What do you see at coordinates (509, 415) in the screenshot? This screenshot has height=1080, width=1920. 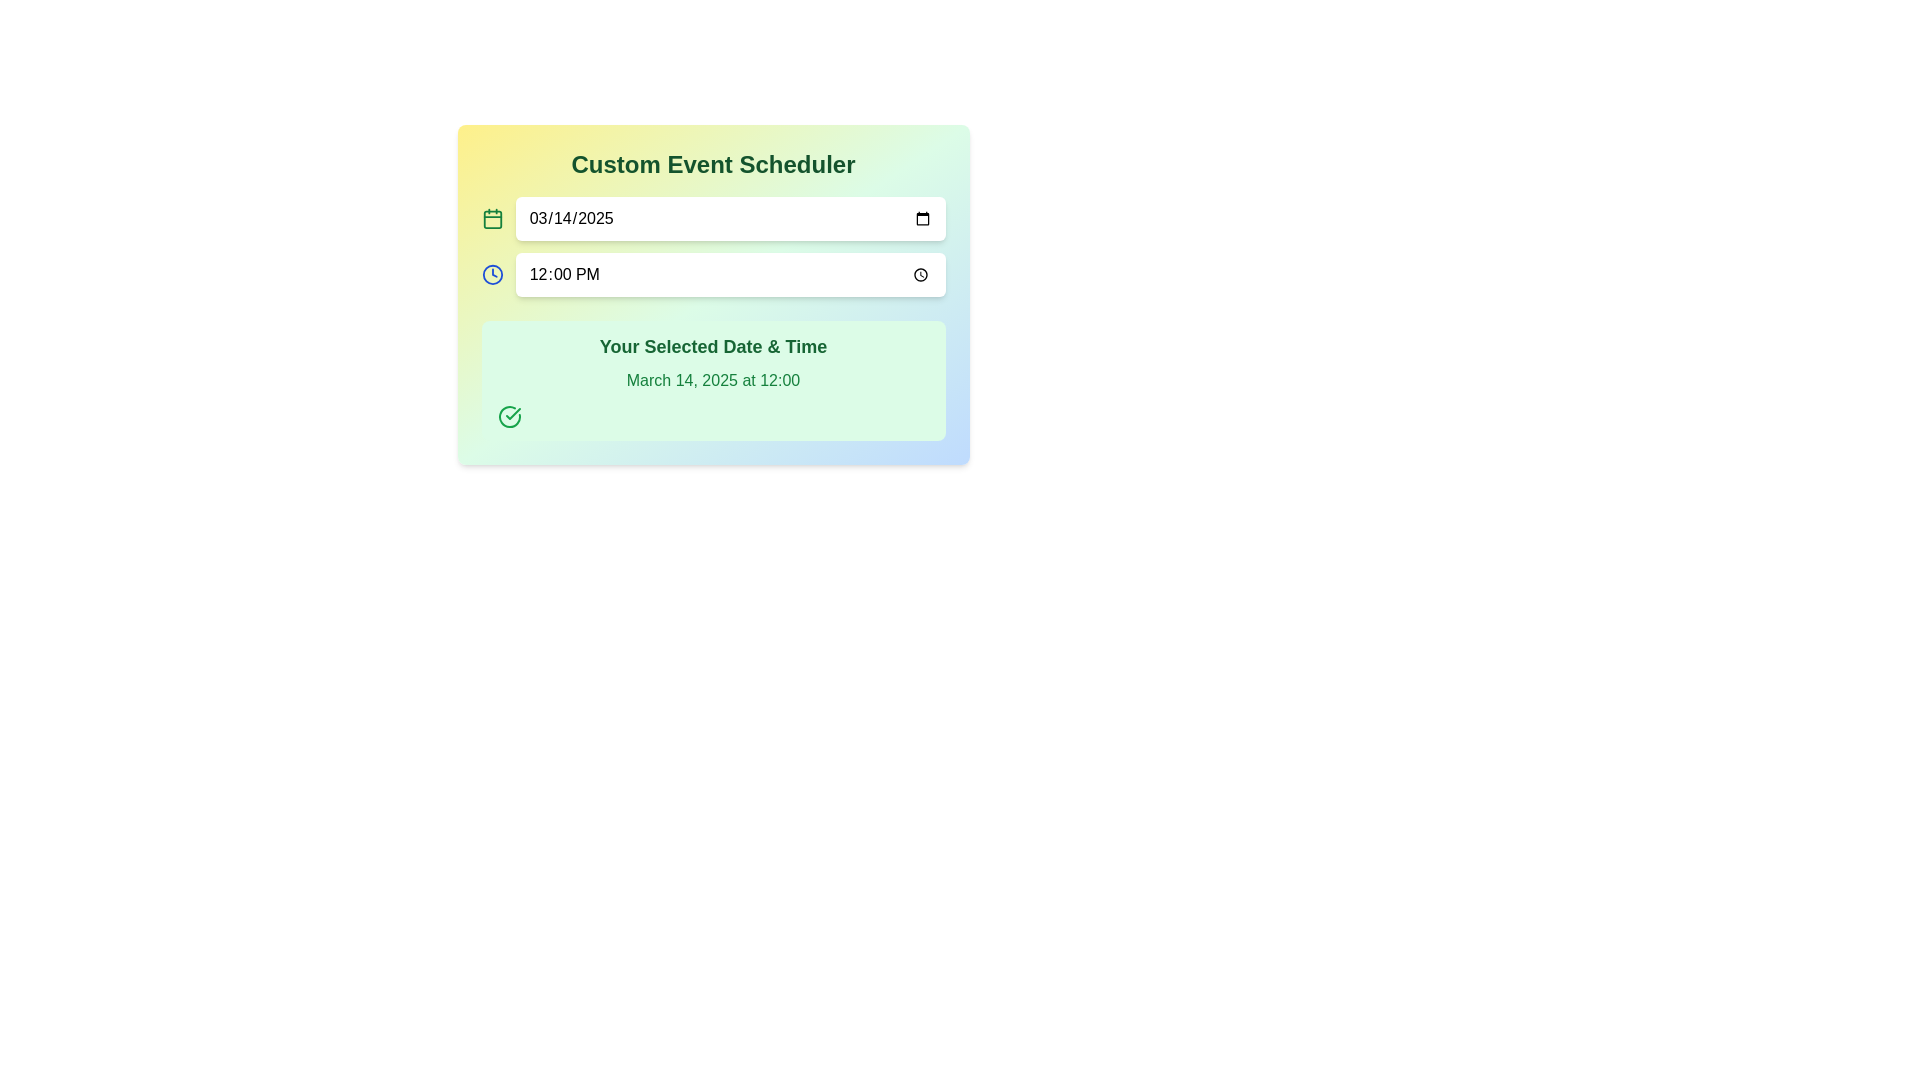 I see `the success confirmation icon located at the bottom-left corner of the 'Your Selected Date & Time' section, below the text 'March 14, 2025 at 12:00.'` at bounding box center [509, 415].